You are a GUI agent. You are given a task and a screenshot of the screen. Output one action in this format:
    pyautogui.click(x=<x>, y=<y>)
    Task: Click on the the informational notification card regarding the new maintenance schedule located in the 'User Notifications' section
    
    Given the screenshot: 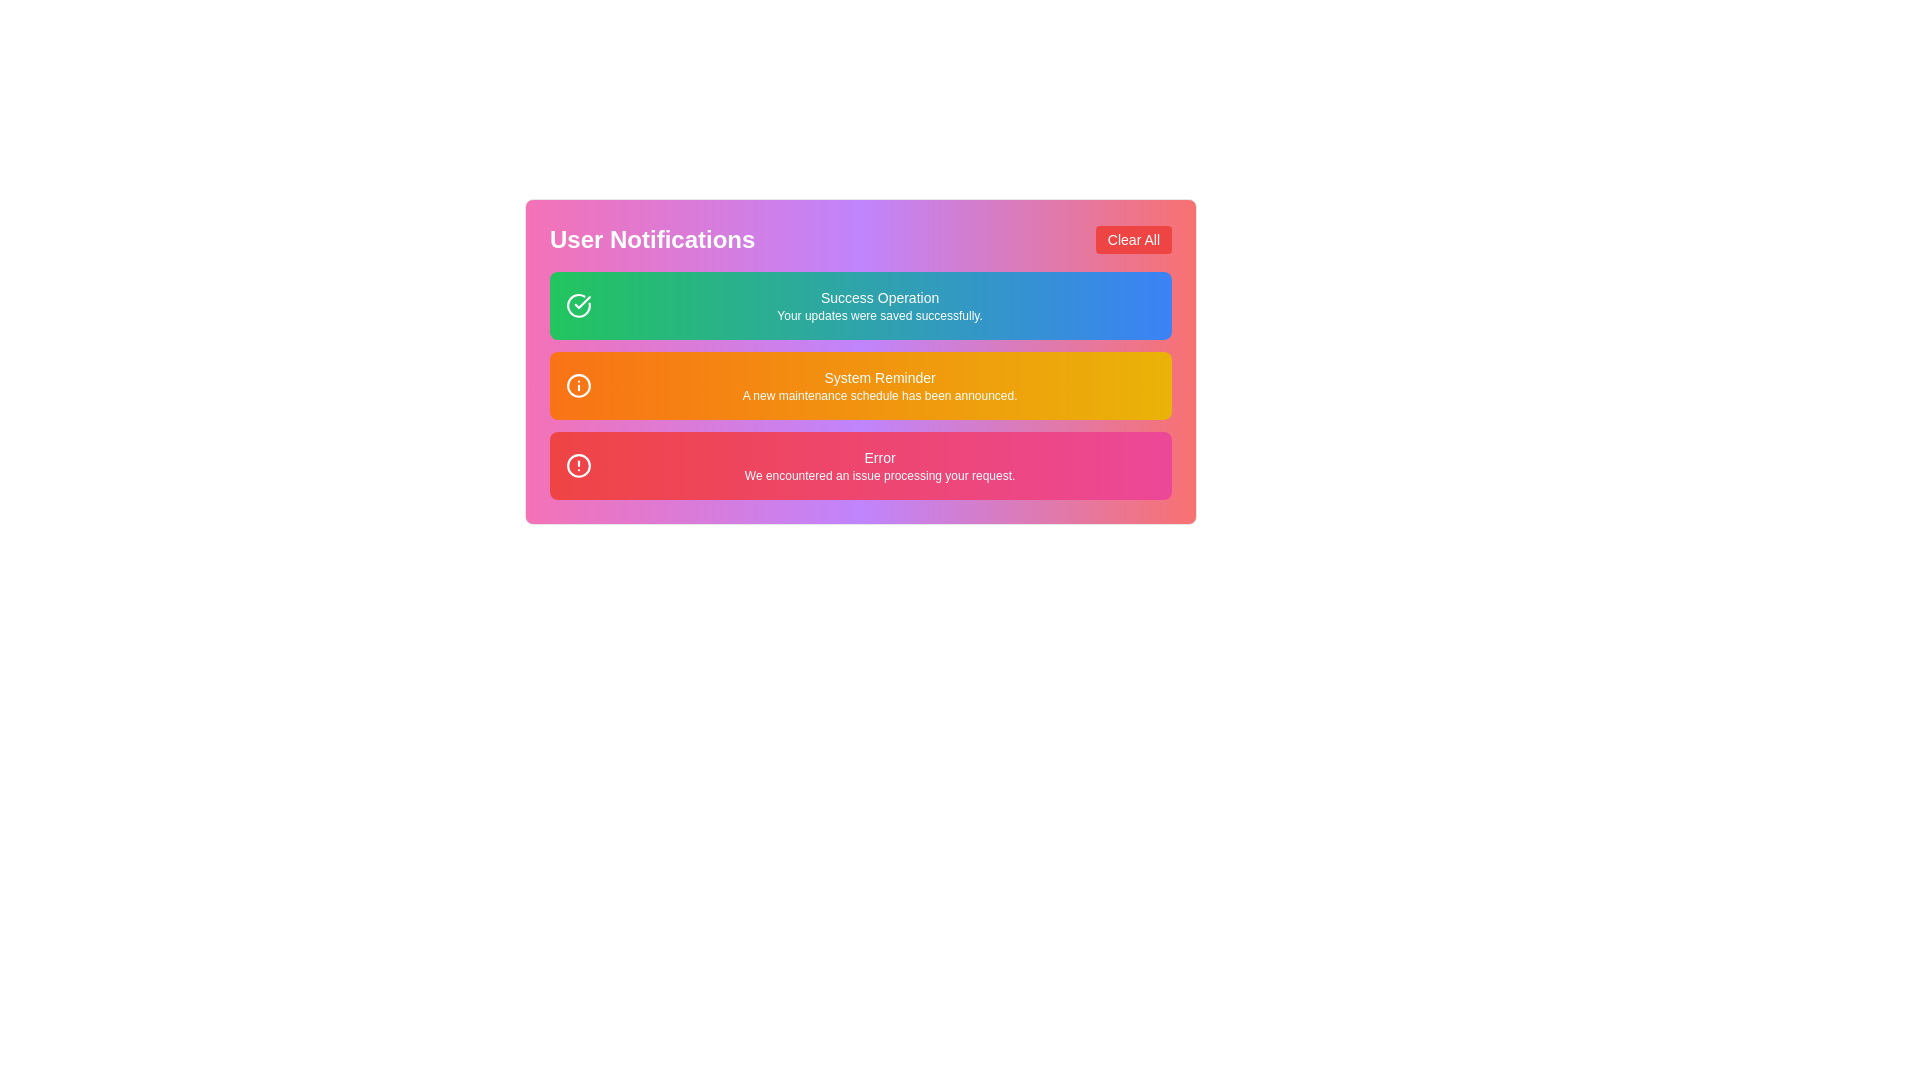 What is the action you would take?
    pyautogui.click(x=860, y=362)
    